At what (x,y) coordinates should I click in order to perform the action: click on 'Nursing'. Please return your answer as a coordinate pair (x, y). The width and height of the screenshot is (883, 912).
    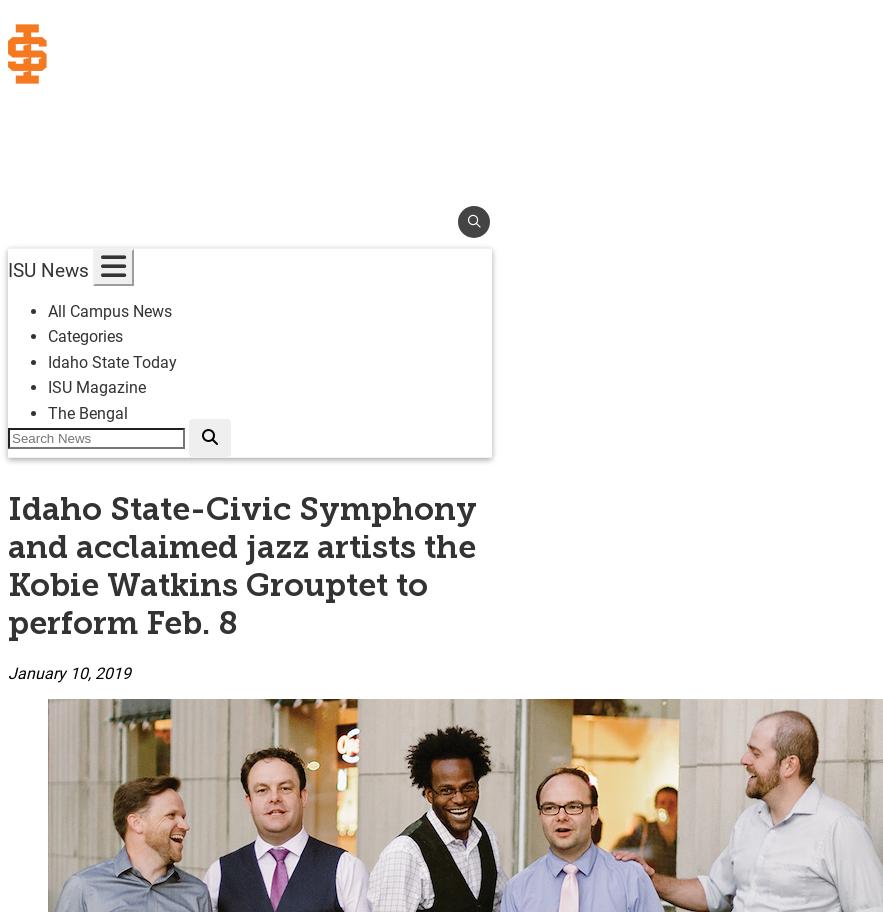
    Looking at the image, I should click on (34, 362).